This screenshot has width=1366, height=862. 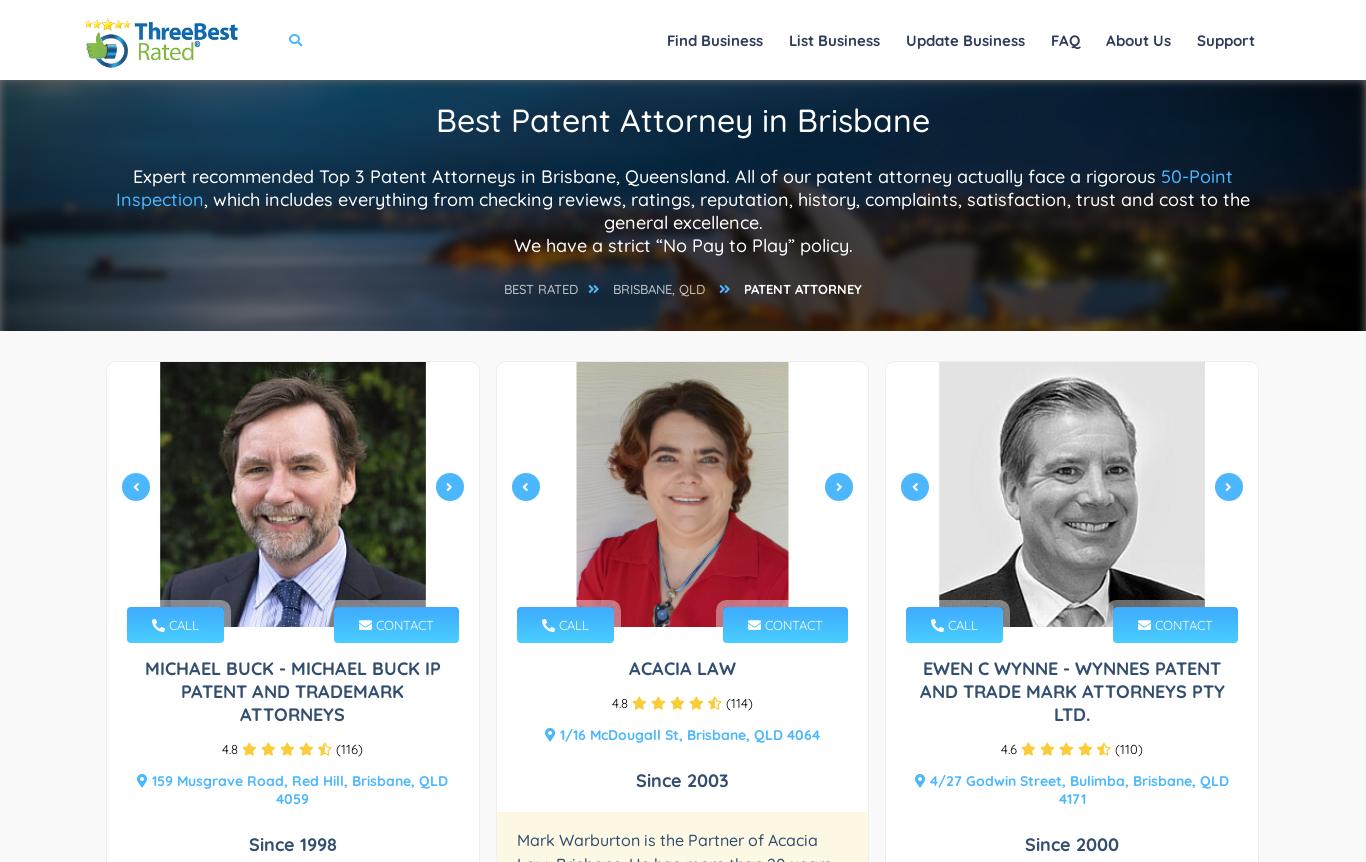 I want to click on 'We have a strict “No Pay to Play” policy.', so click(x=512, y=244).